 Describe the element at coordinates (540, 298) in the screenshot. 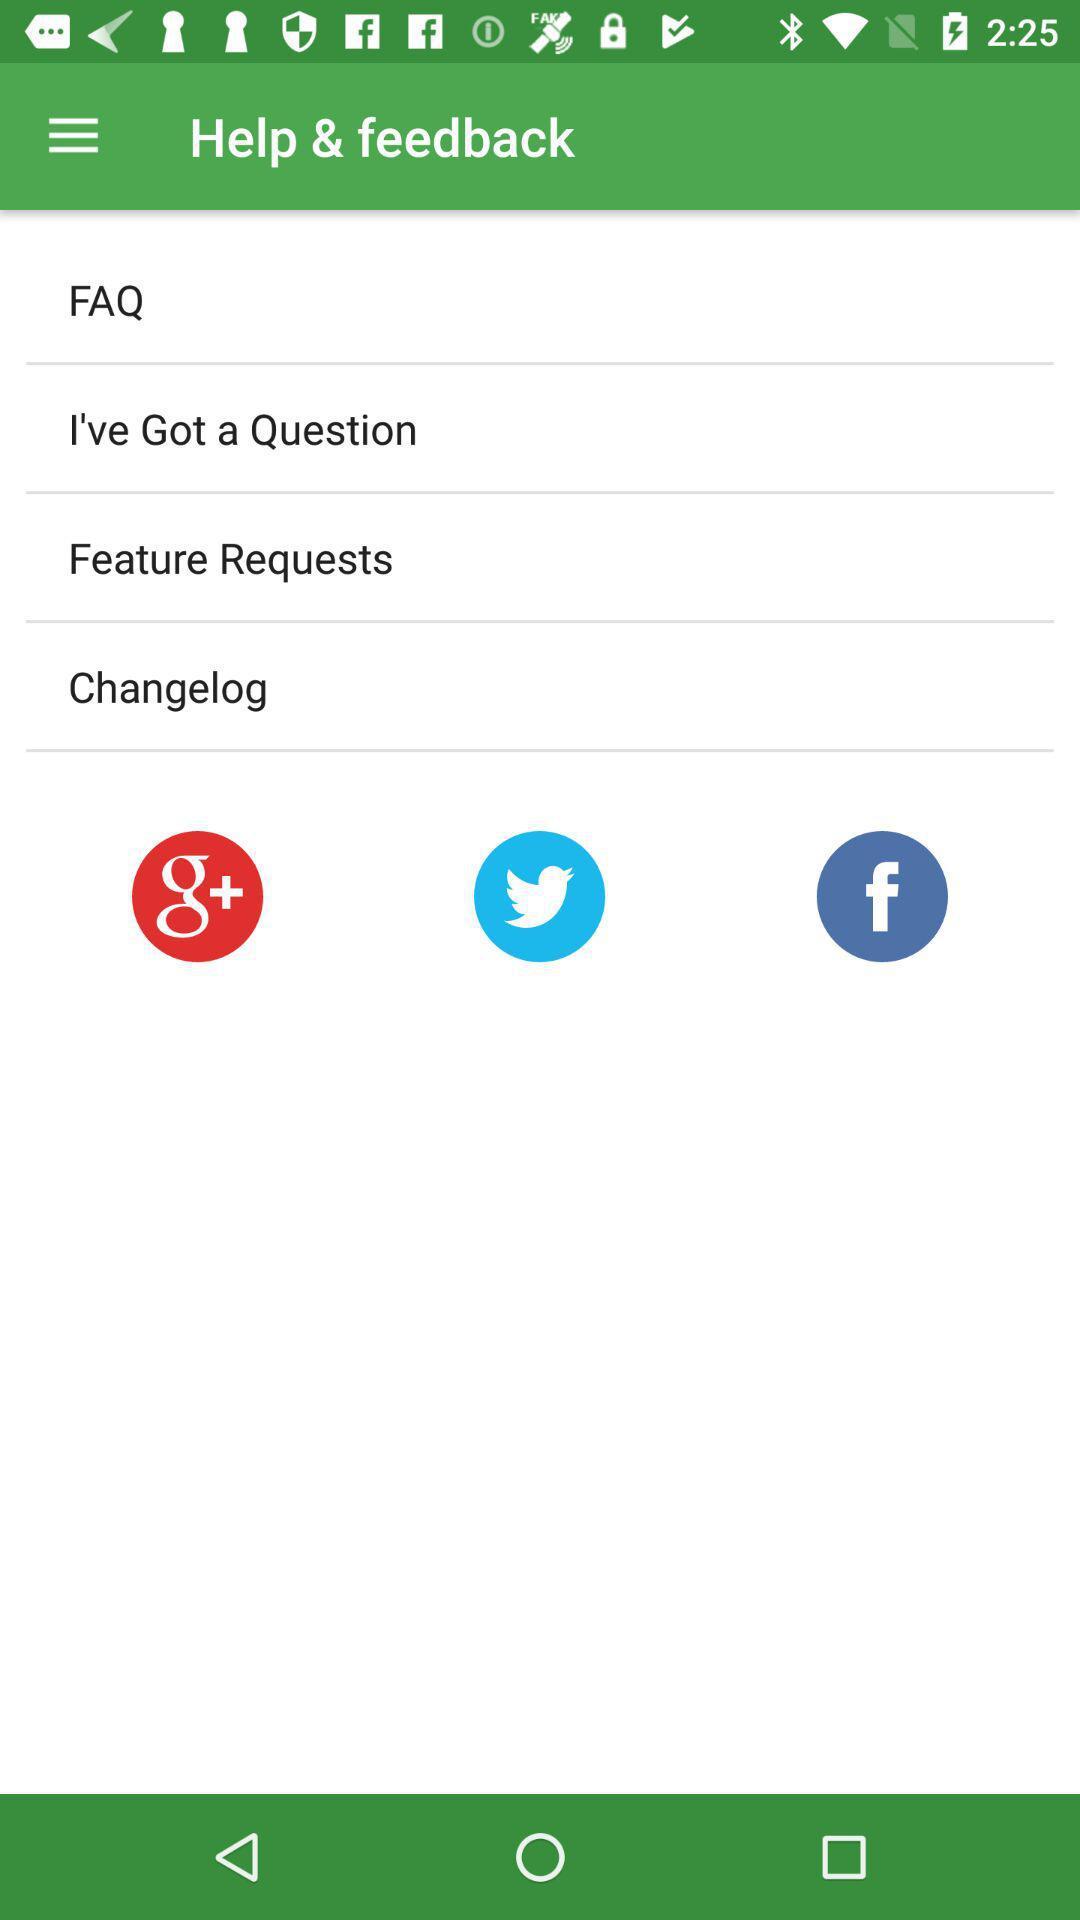

I see `the icon above the i ve got item` at that location.